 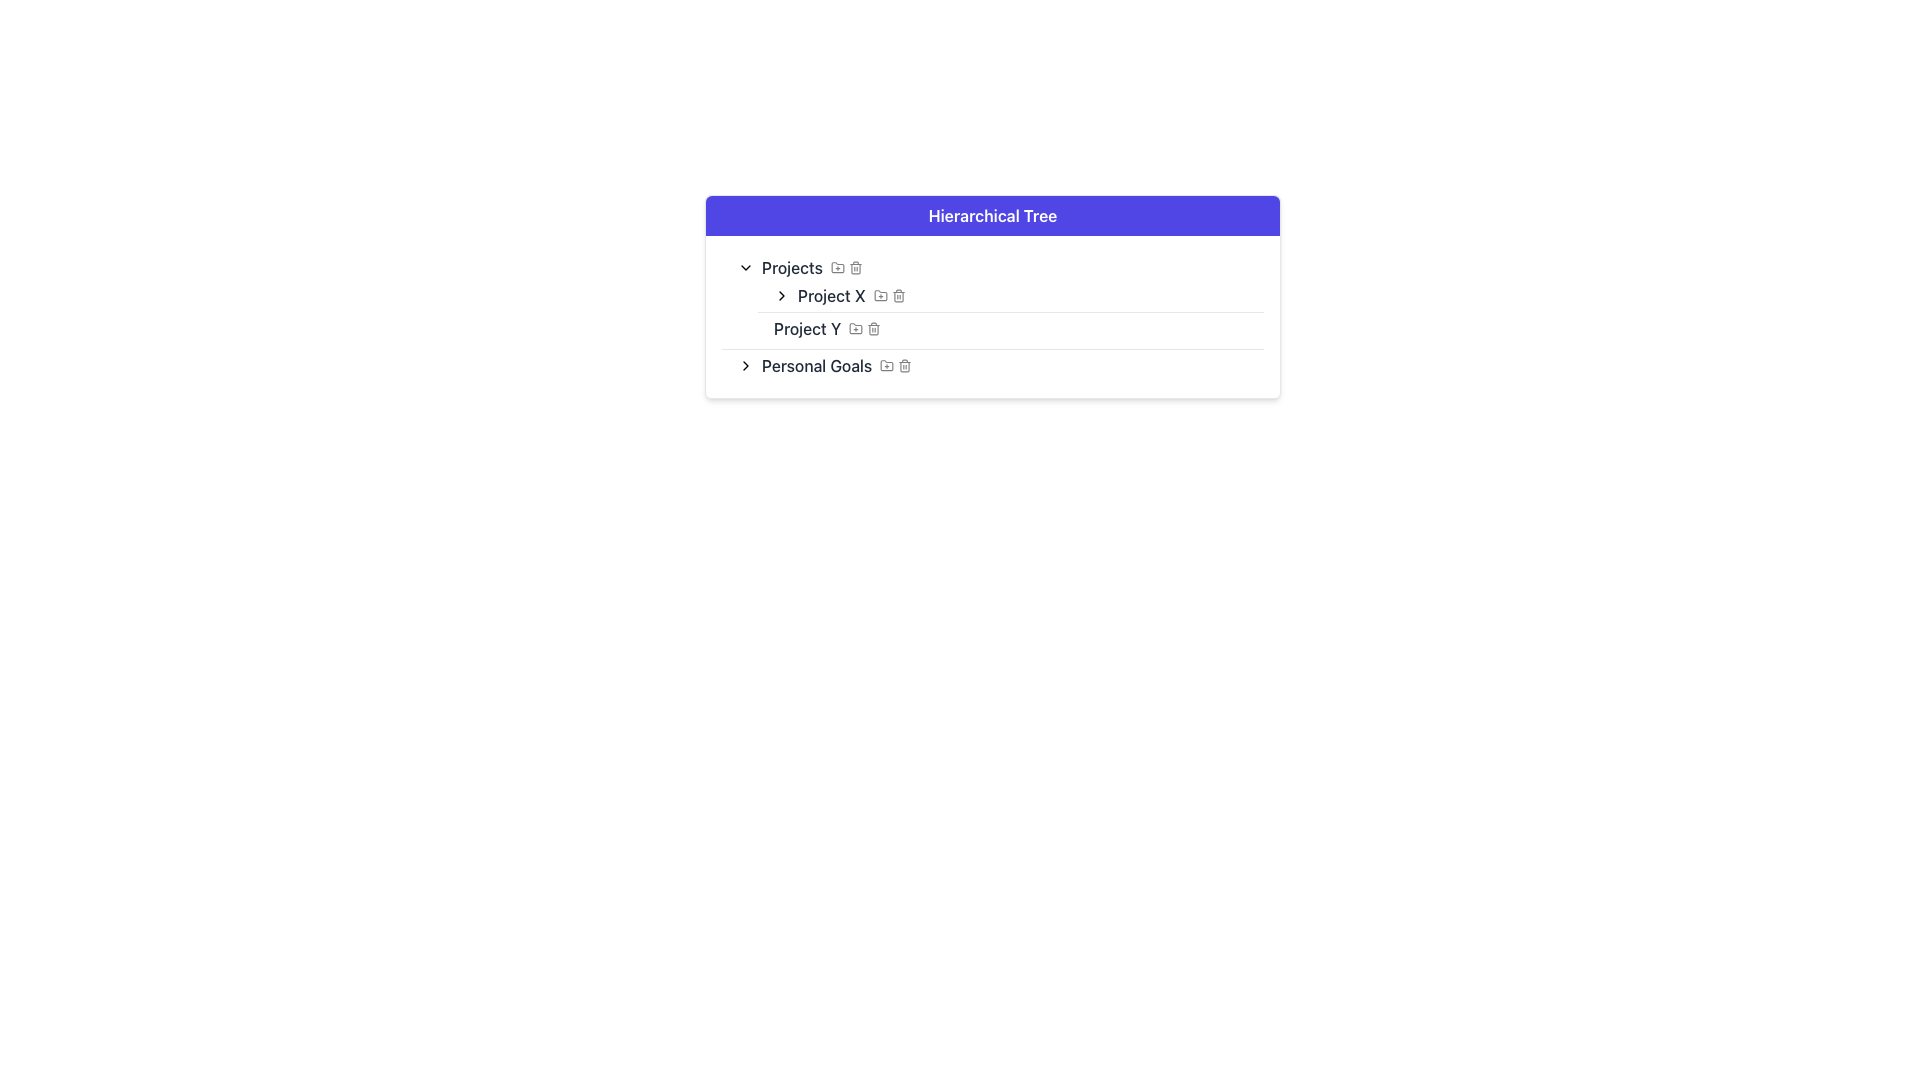 What do you see at coordinates (837, 266) in the screenshot?
I see `the folder icon representing the 'Projects' category, which is located to the right of the 'Projects' label` at bounding box center [837, 266].